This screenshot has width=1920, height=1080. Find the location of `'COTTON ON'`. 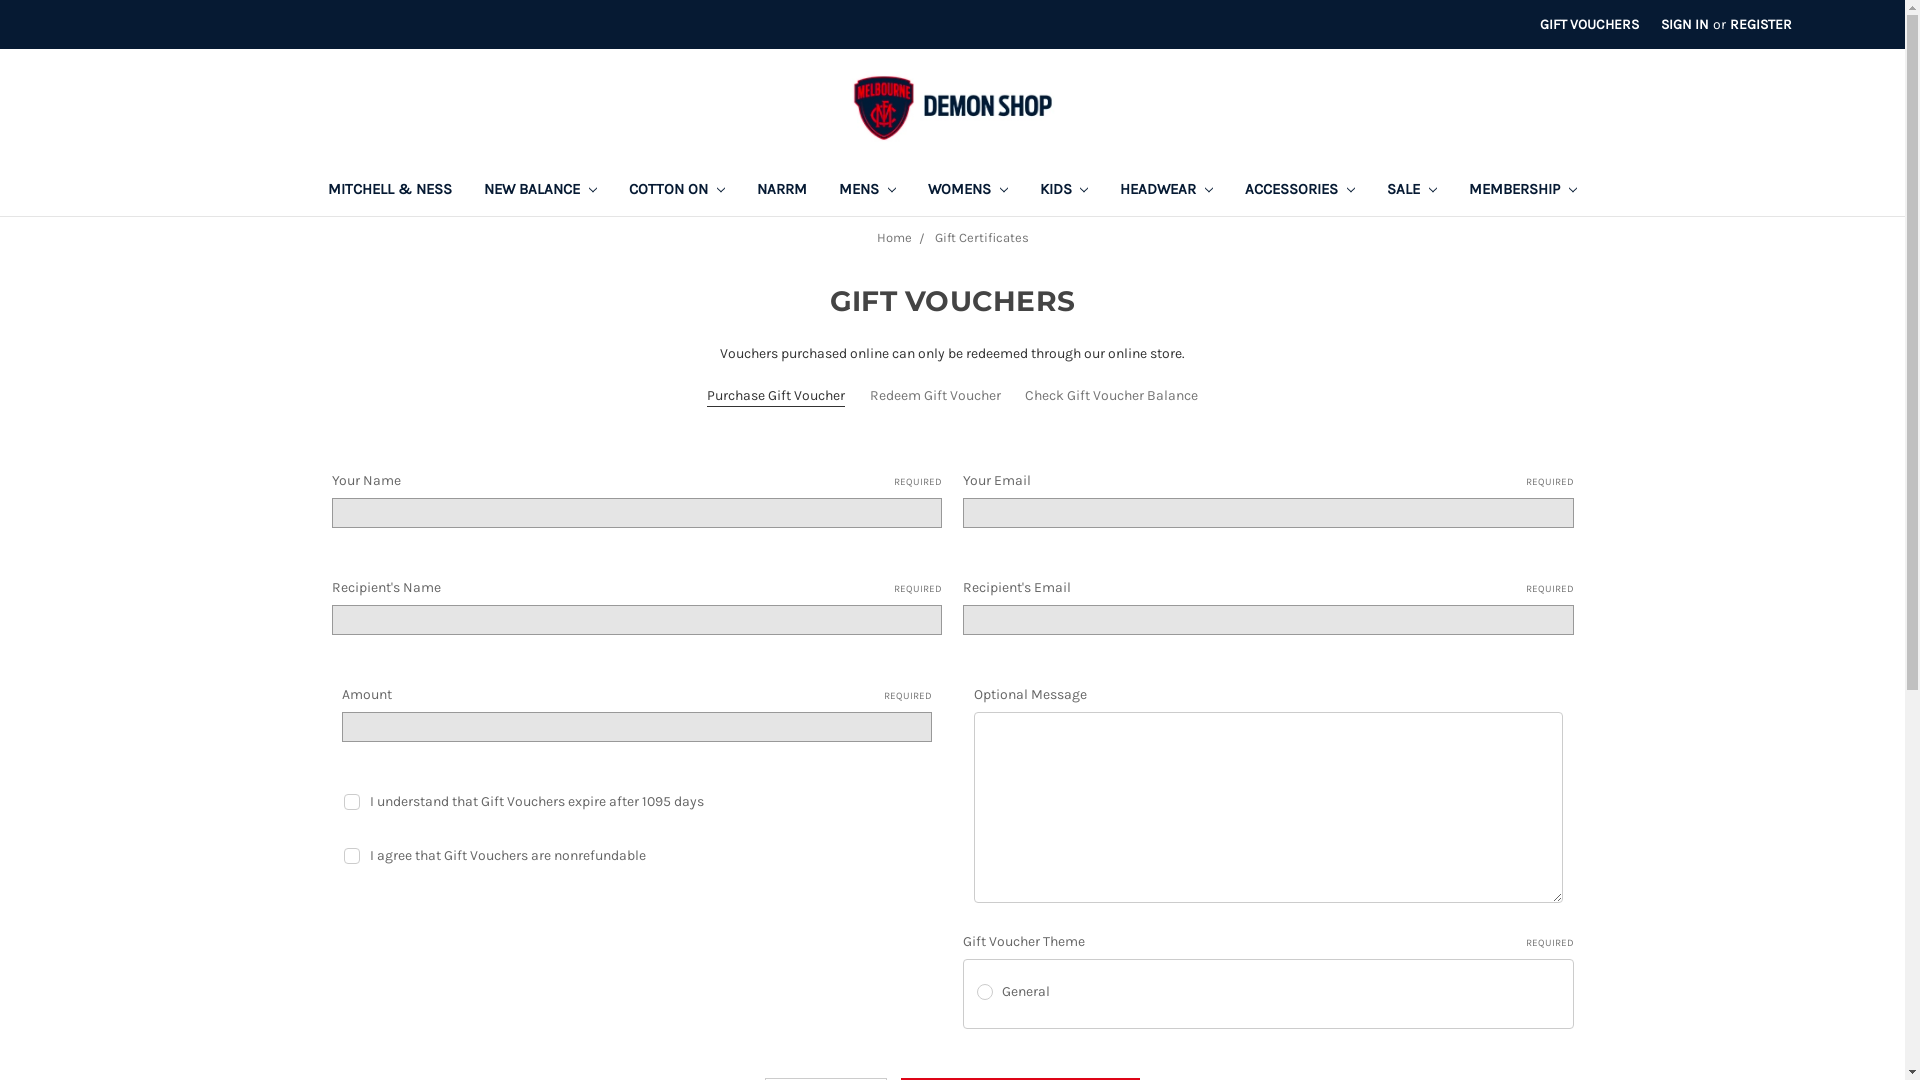

'COTTON ON' is located at coordinates (676, 191).